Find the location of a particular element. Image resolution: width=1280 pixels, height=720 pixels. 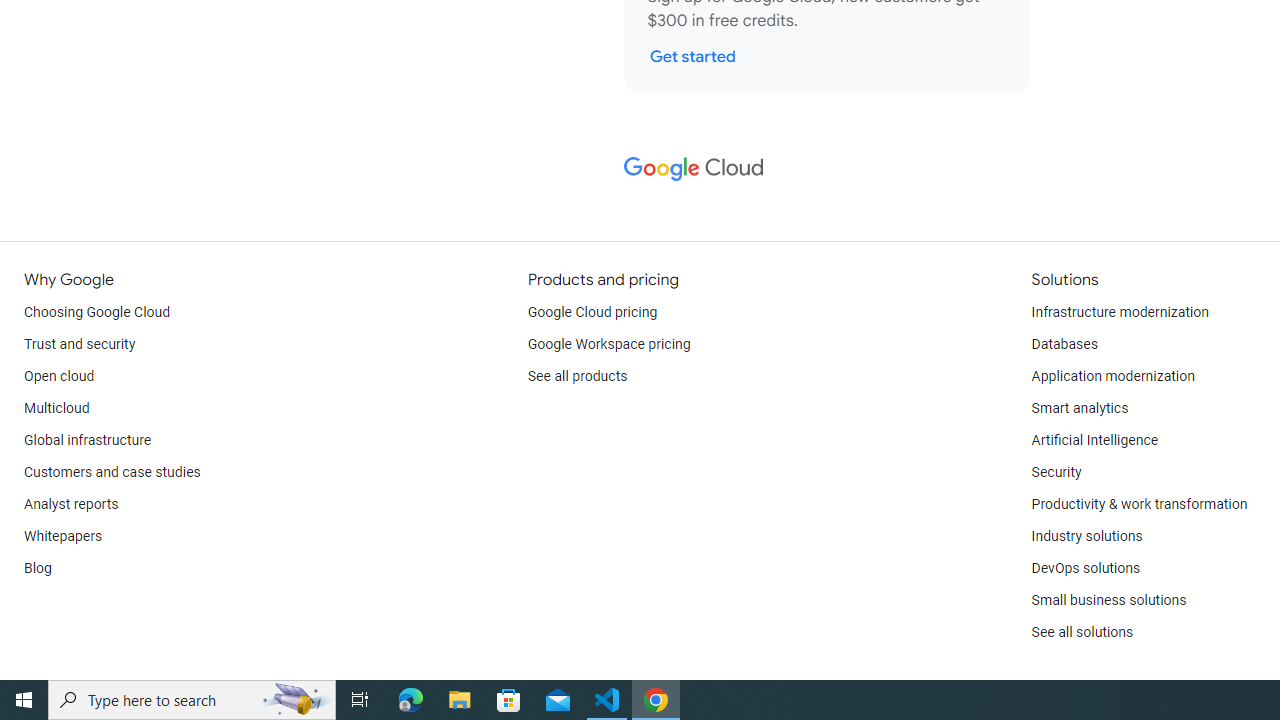

'Trust and security' is located at coordinates (80, 343).